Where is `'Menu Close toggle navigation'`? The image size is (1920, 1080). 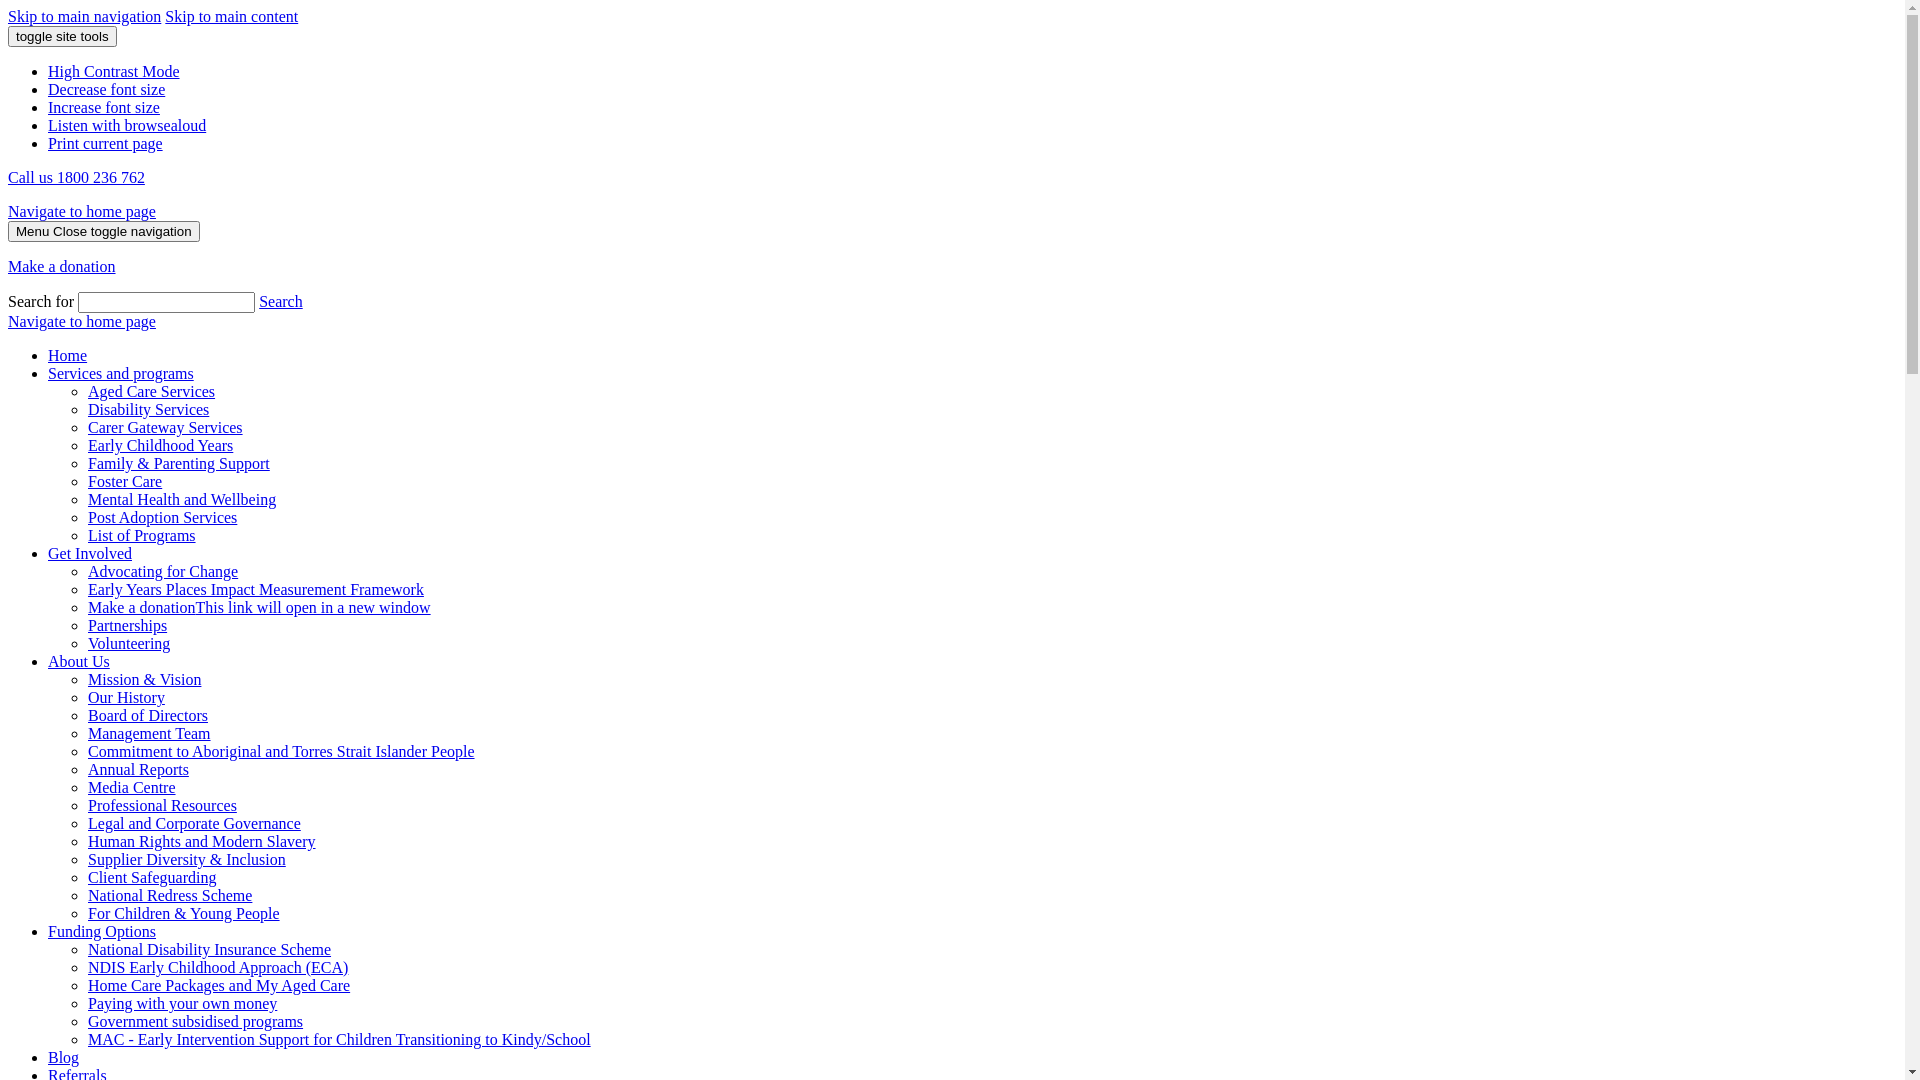 'Menu Close toggle navigation' is located at coordinates (103, 230).